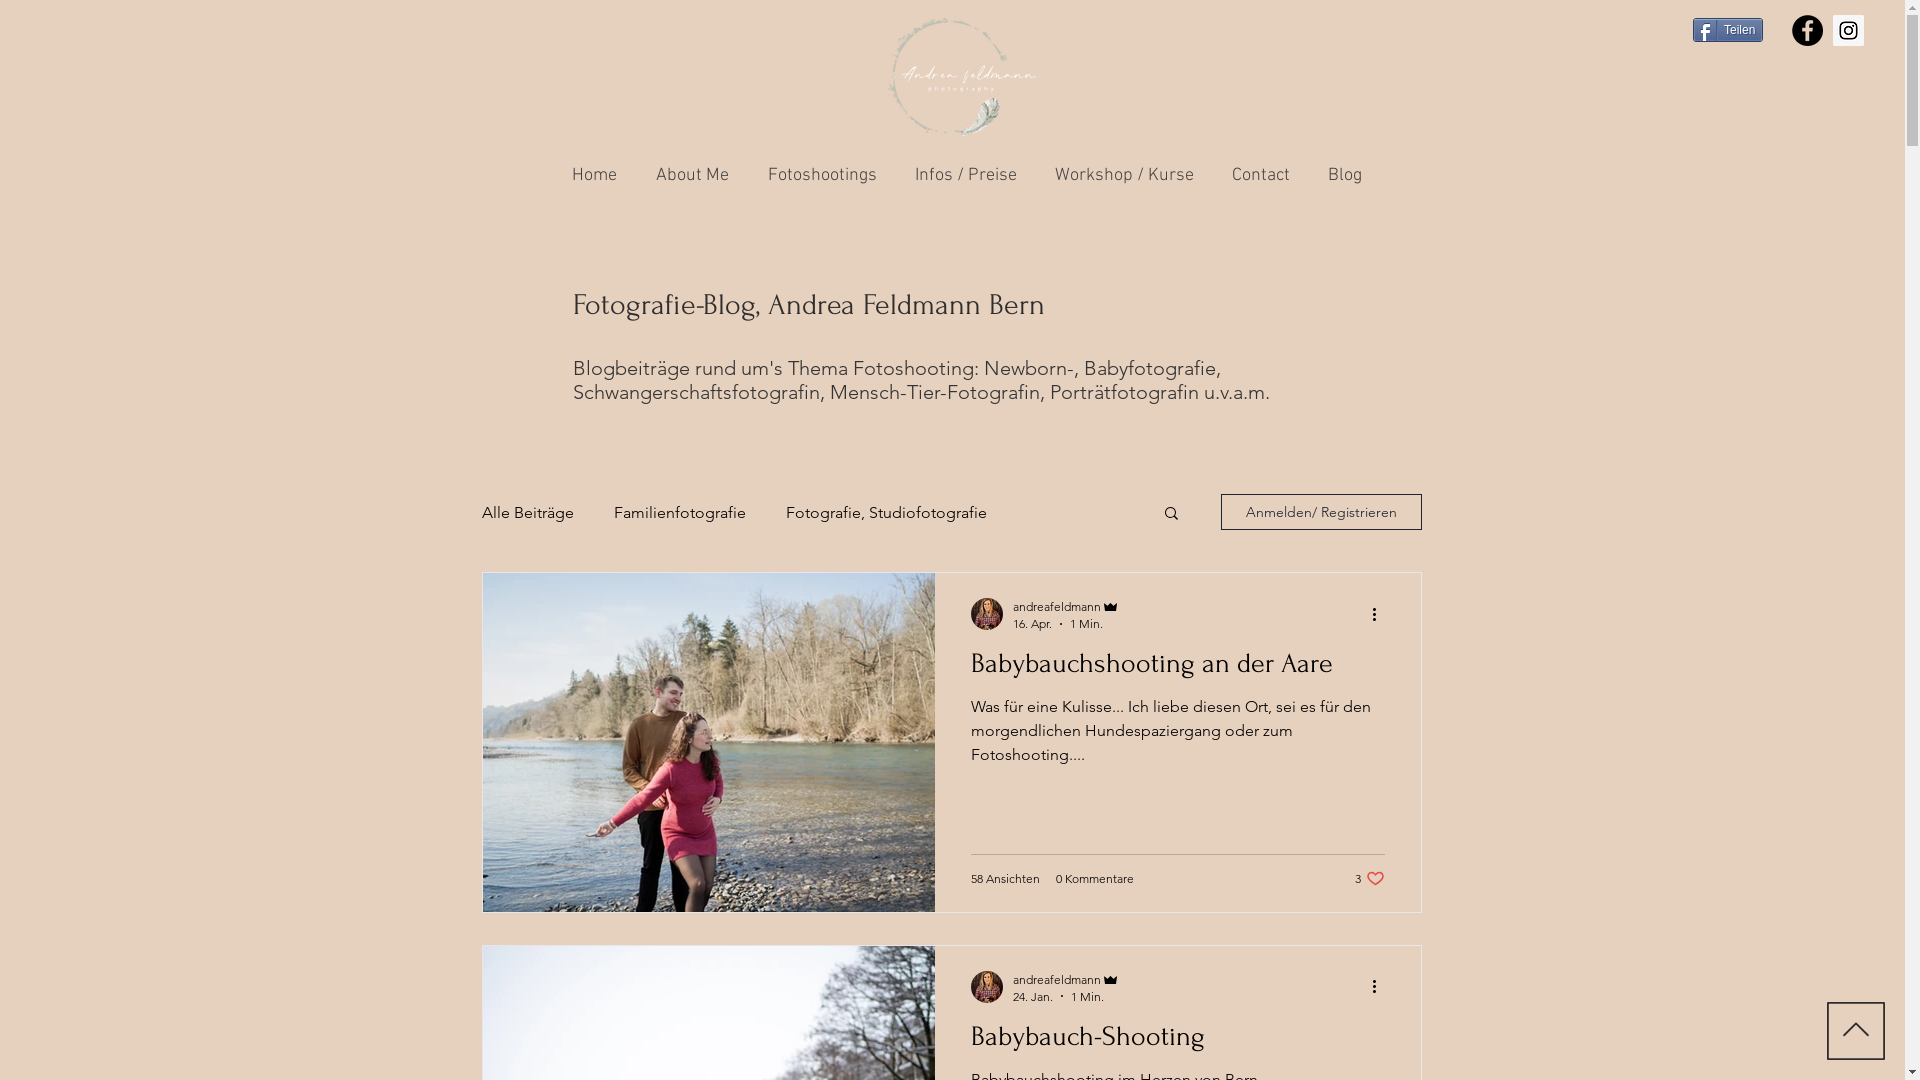  What do you see at coordinates (687, 174) in the screenshot?
I see `'About Me'` at bounding box center [687, 174].